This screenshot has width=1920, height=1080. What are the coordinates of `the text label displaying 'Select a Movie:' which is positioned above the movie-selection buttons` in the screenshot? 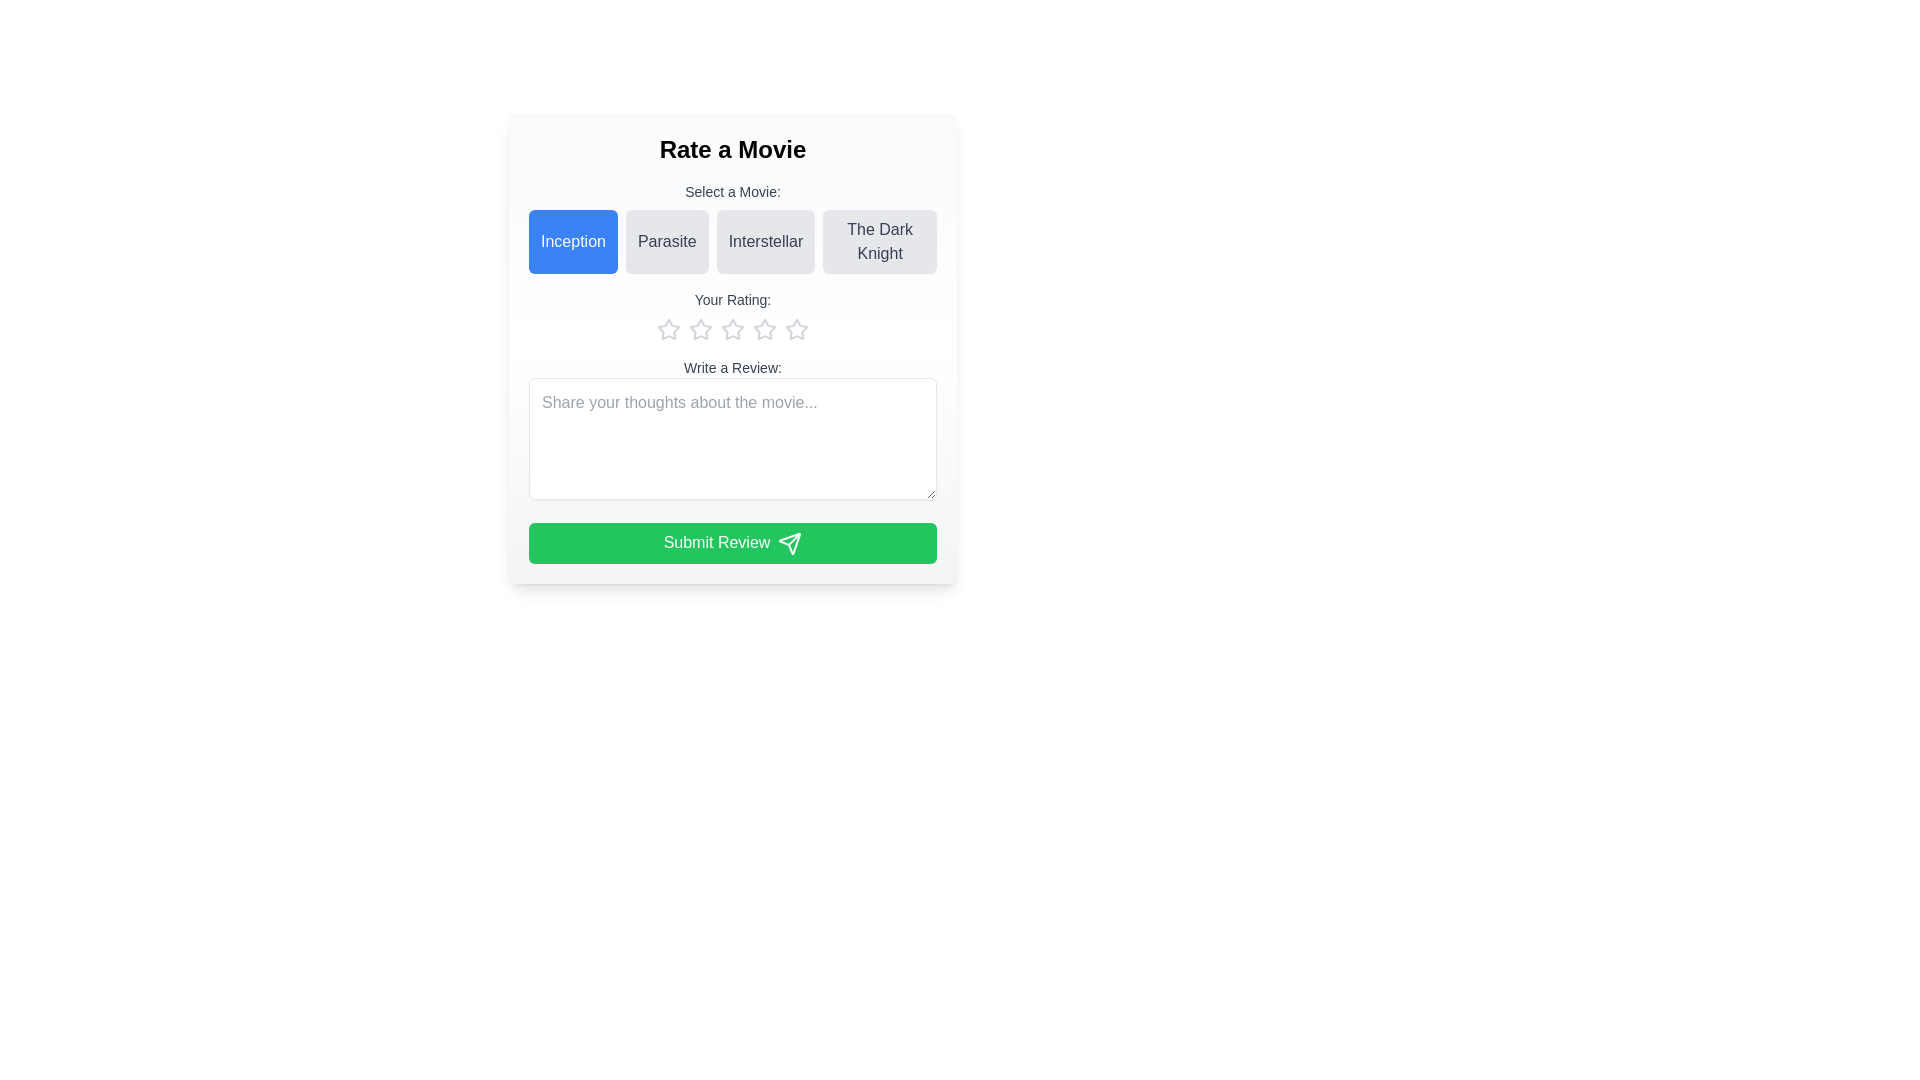 It's located at (732, 192).